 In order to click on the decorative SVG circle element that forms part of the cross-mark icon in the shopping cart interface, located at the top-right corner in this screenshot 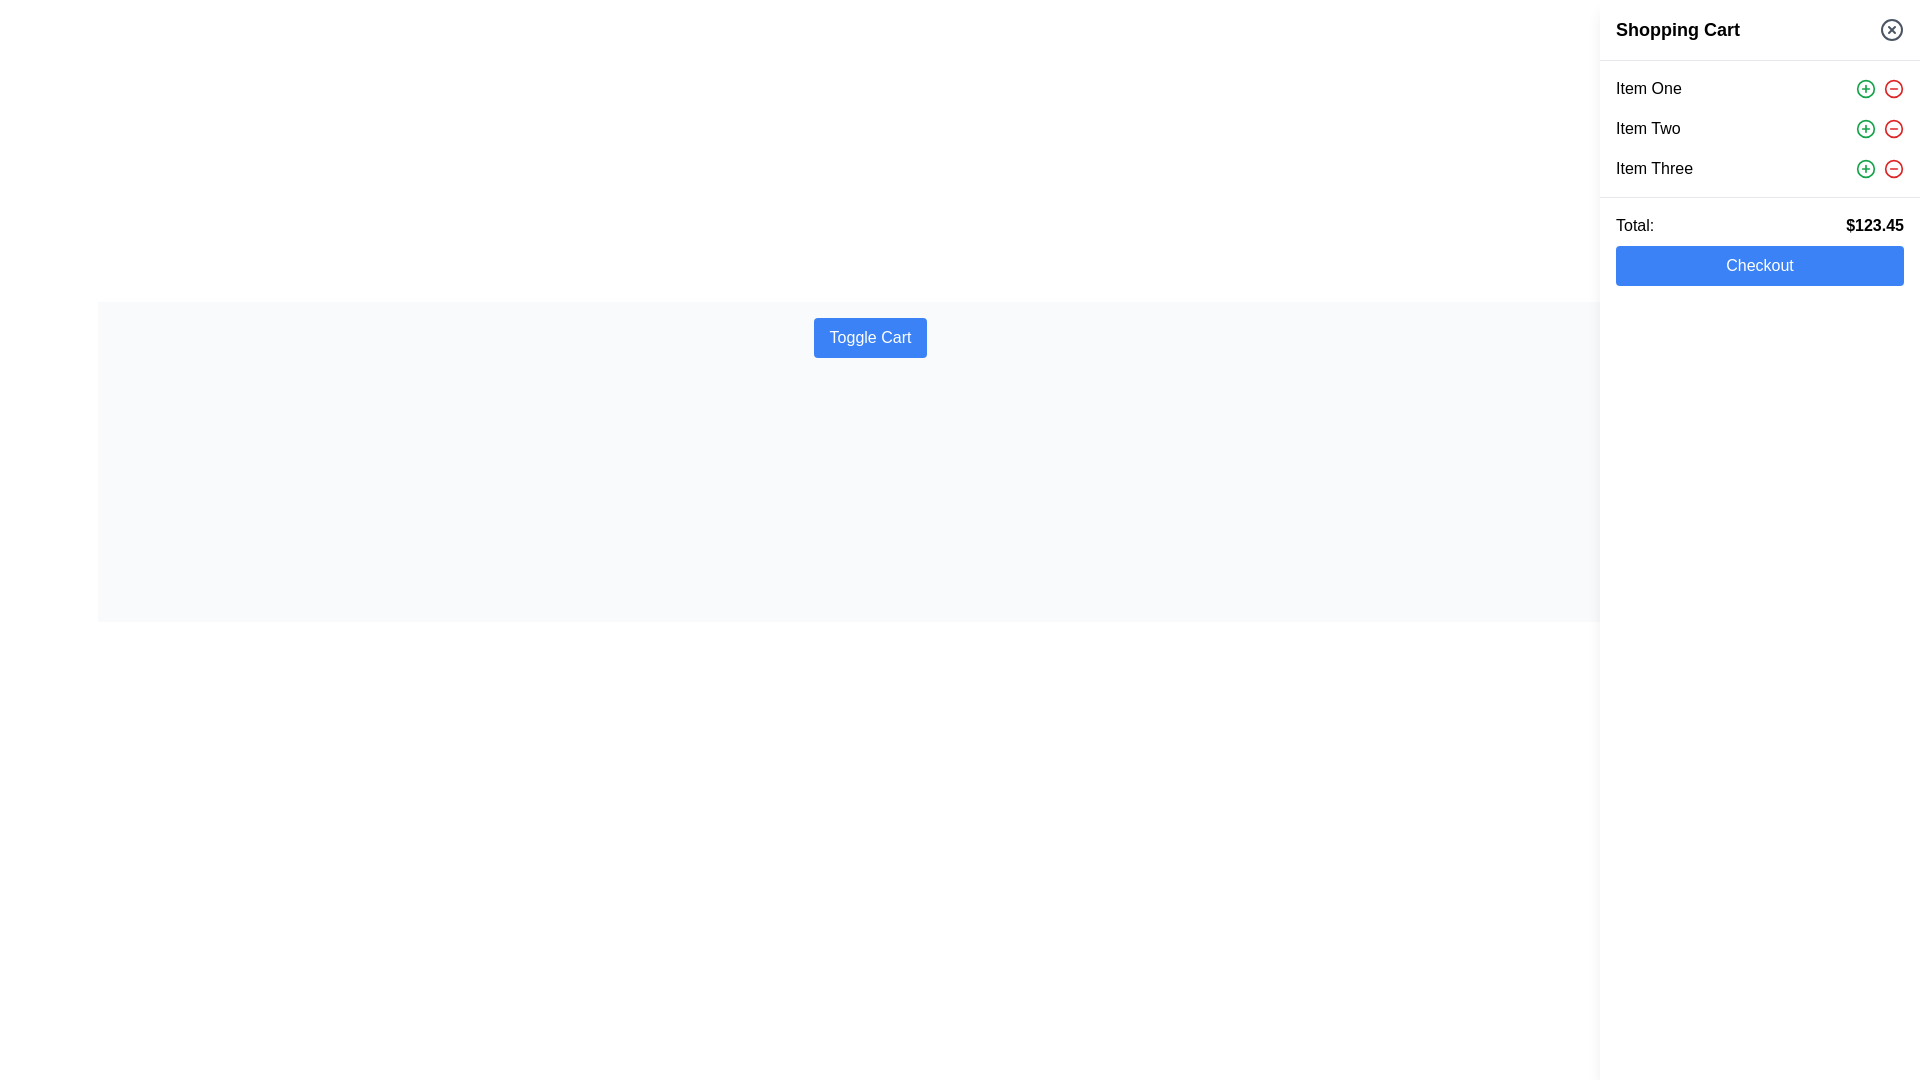, I will do `click(1890, 30)`.